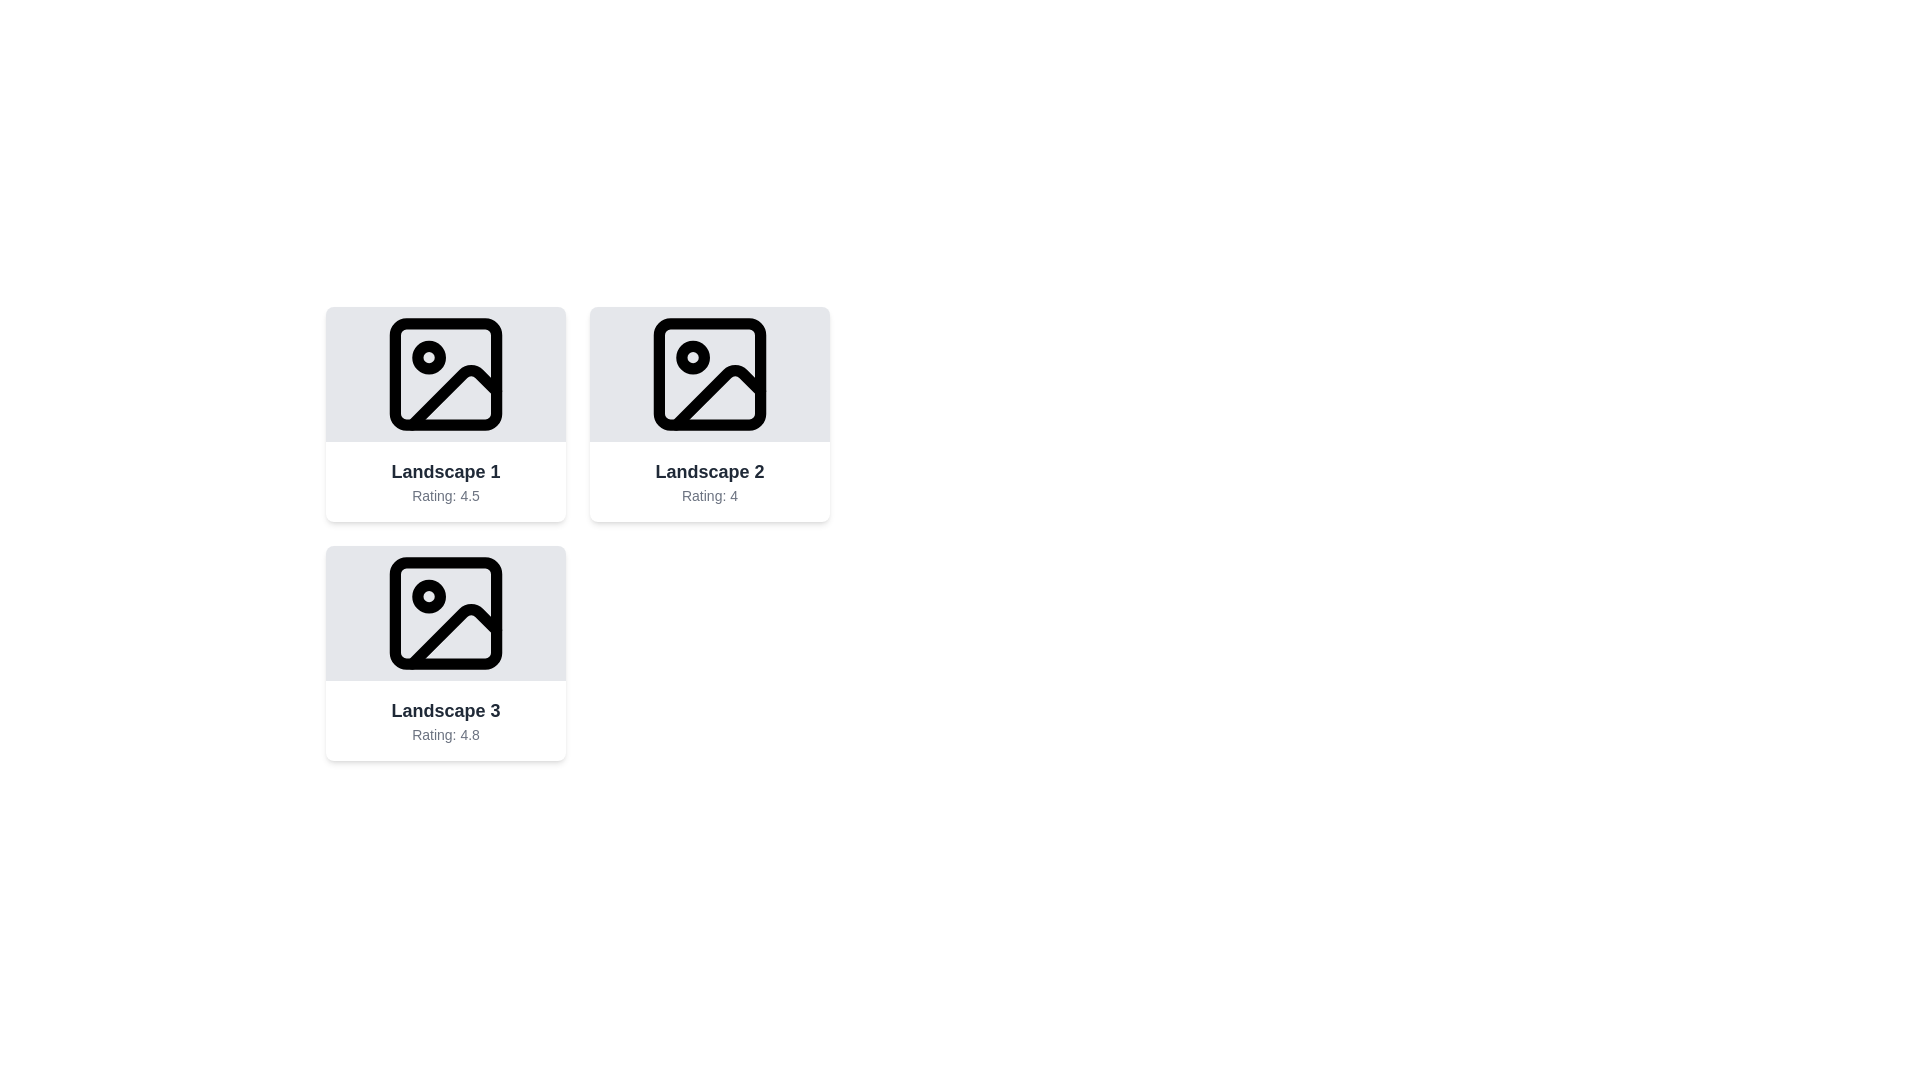  I want to click on the decorative rectangle within the 'Landscape 2' card icon, which features a black border and is positioned in the second position of the grid layout, so click(710, 374).